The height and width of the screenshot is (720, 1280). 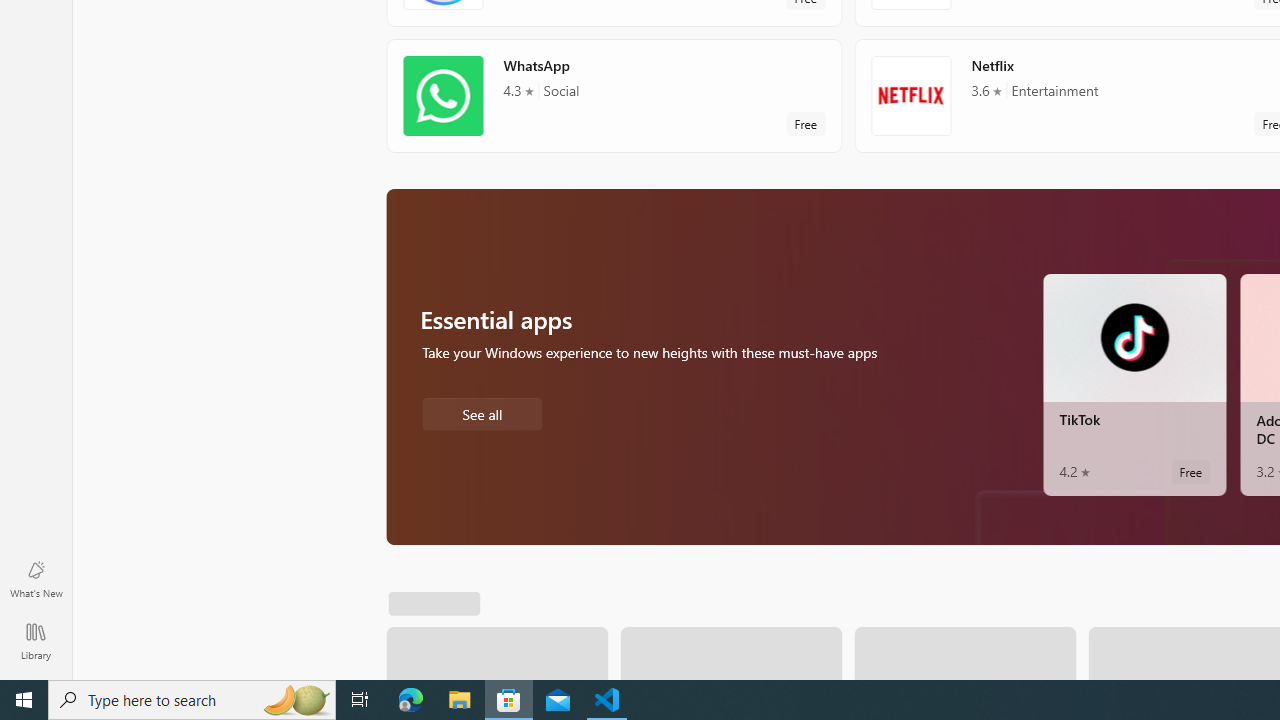 What do you see at coordinates (481, 411) in the screenshot?
I see `'See all  Essential apps'` at bounding box center [481, 411].